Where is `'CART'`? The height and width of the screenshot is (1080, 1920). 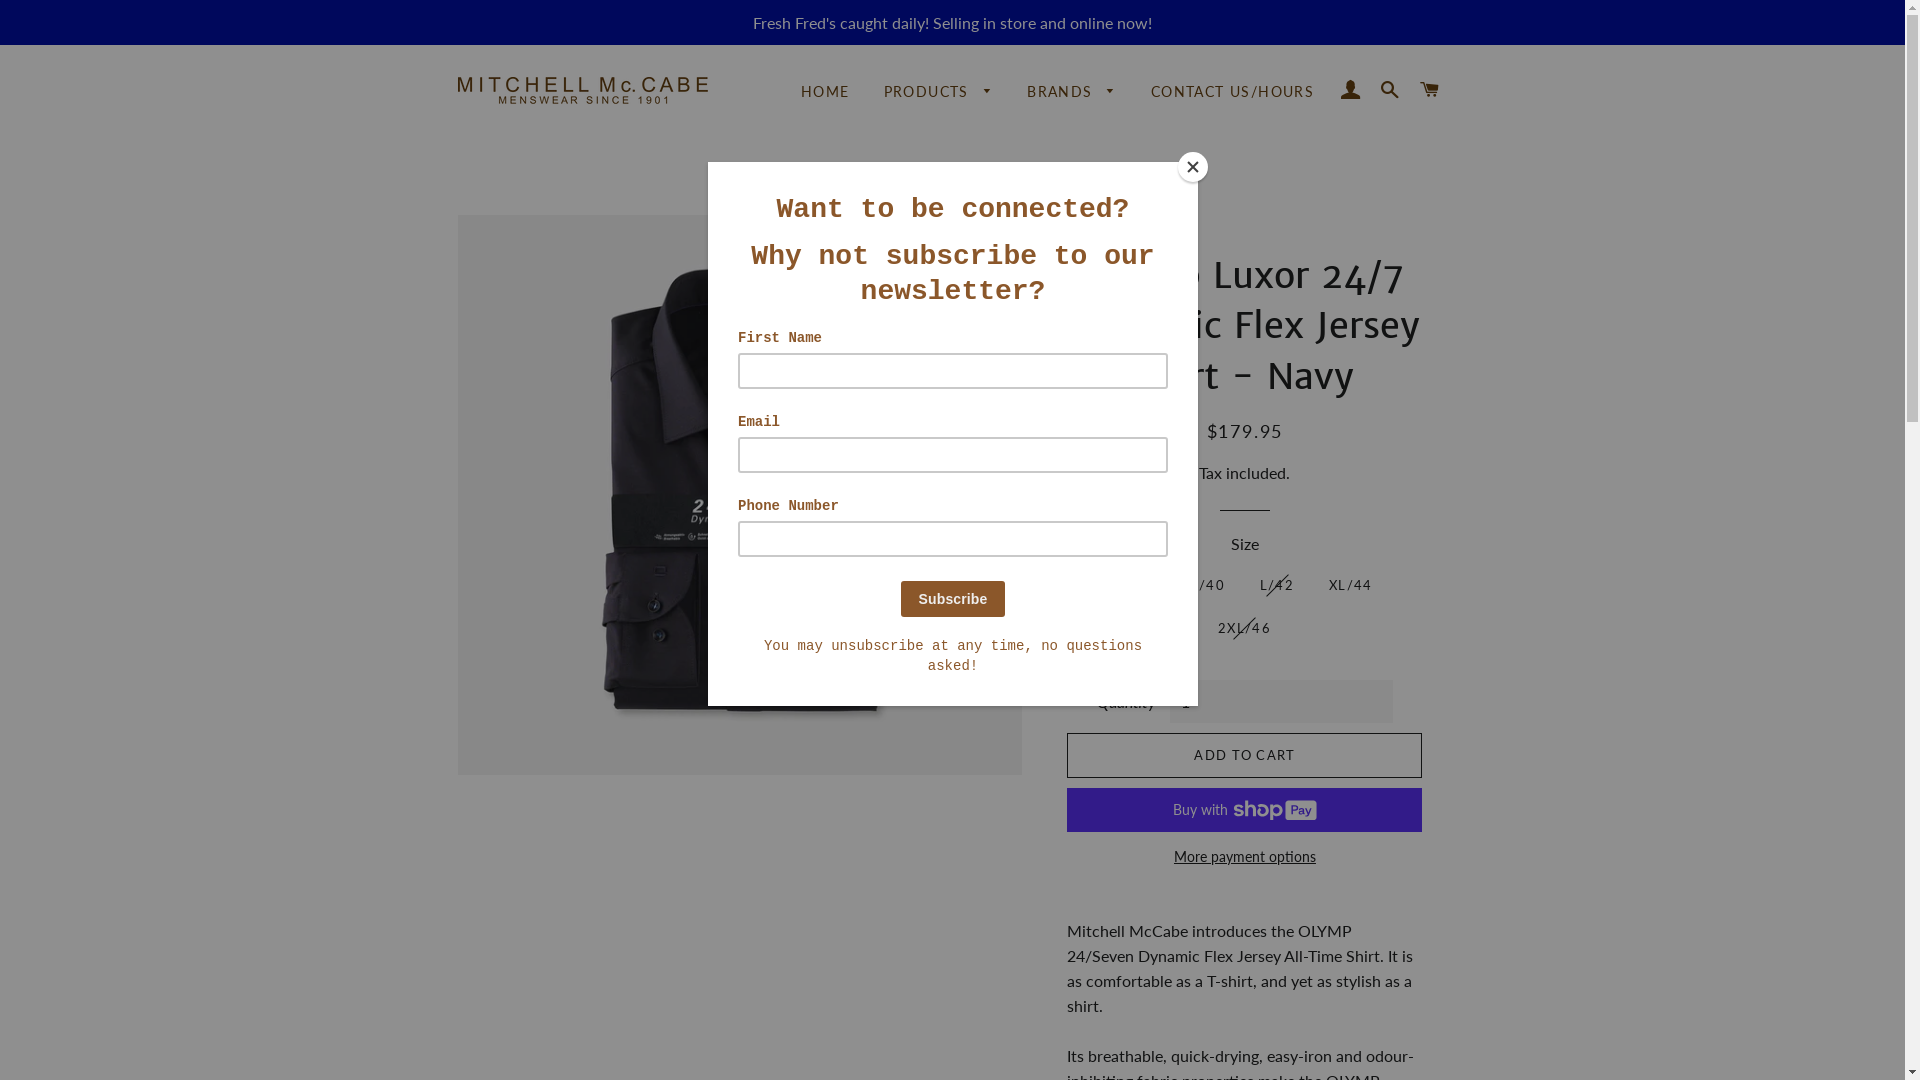 'CART' is located at coordinates (1428, 88).